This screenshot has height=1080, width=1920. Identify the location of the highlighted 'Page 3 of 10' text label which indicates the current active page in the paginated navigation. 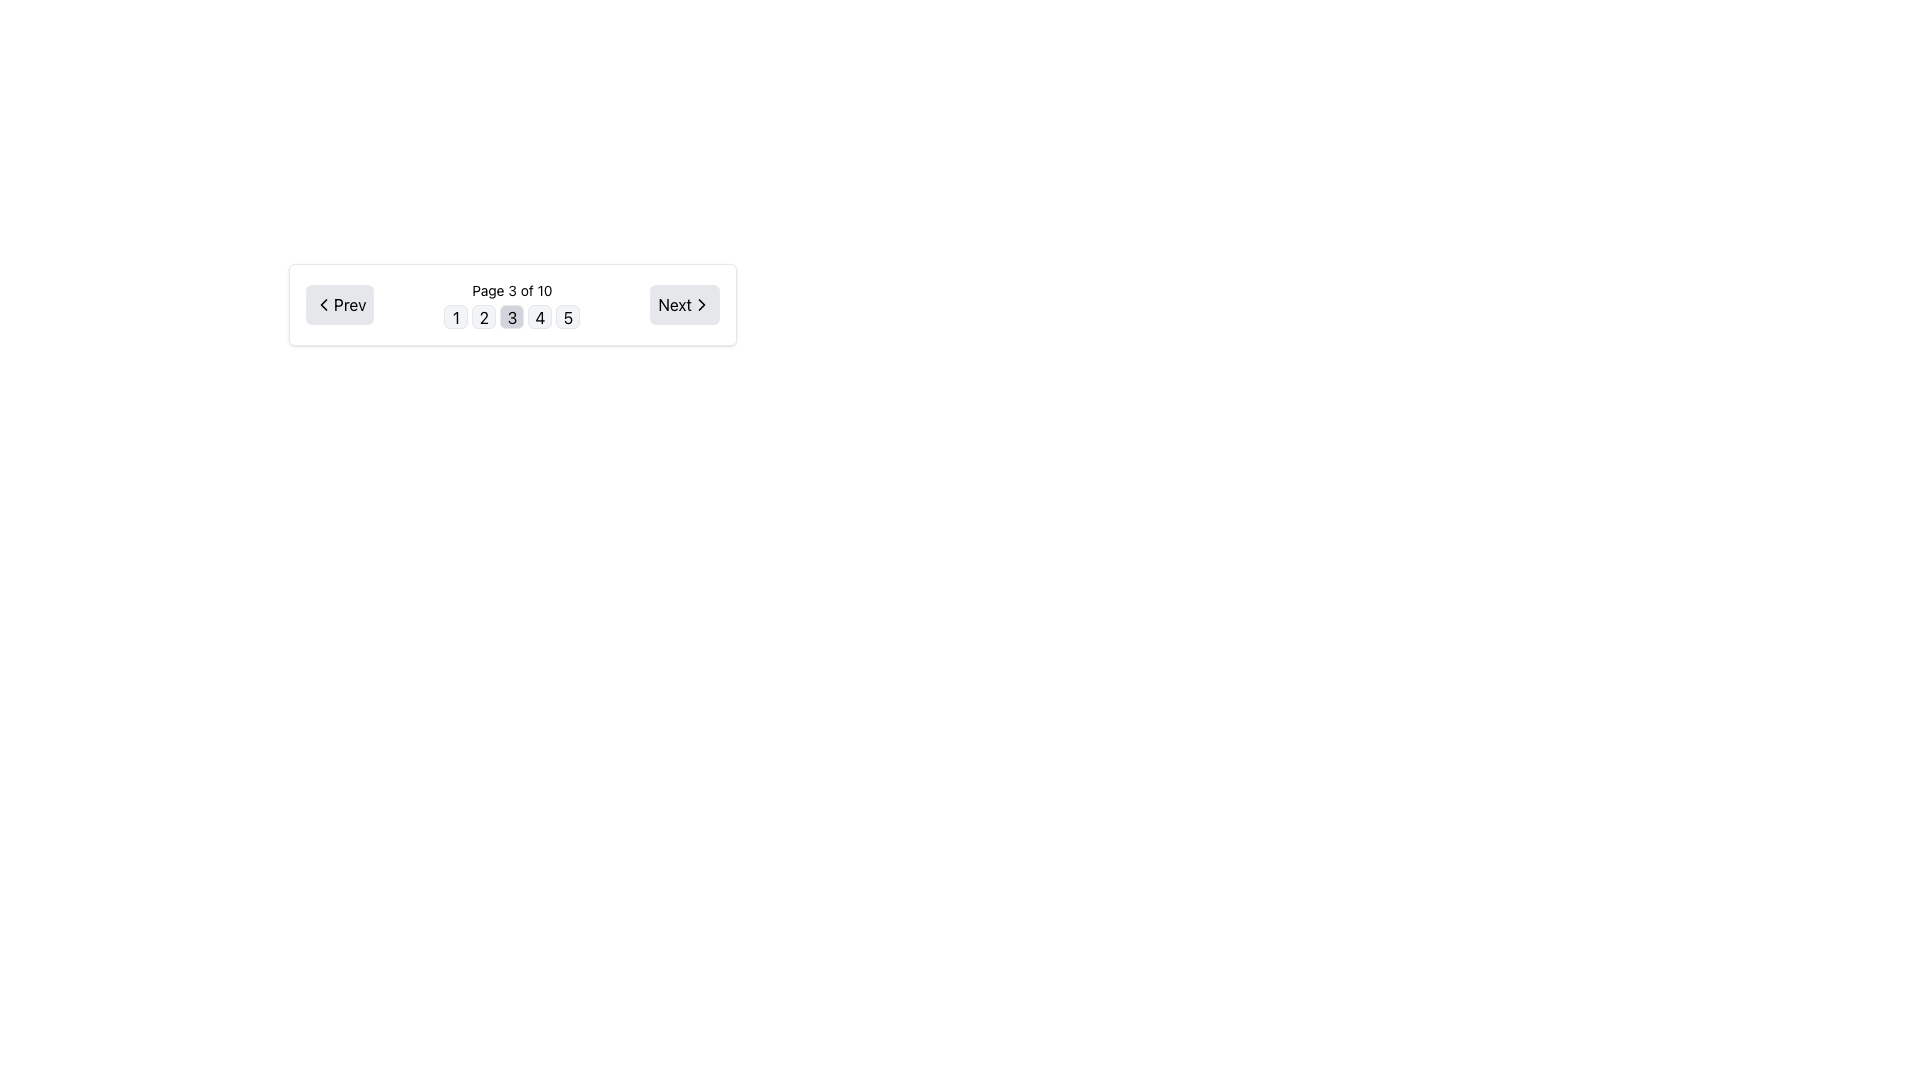
(513, 304).